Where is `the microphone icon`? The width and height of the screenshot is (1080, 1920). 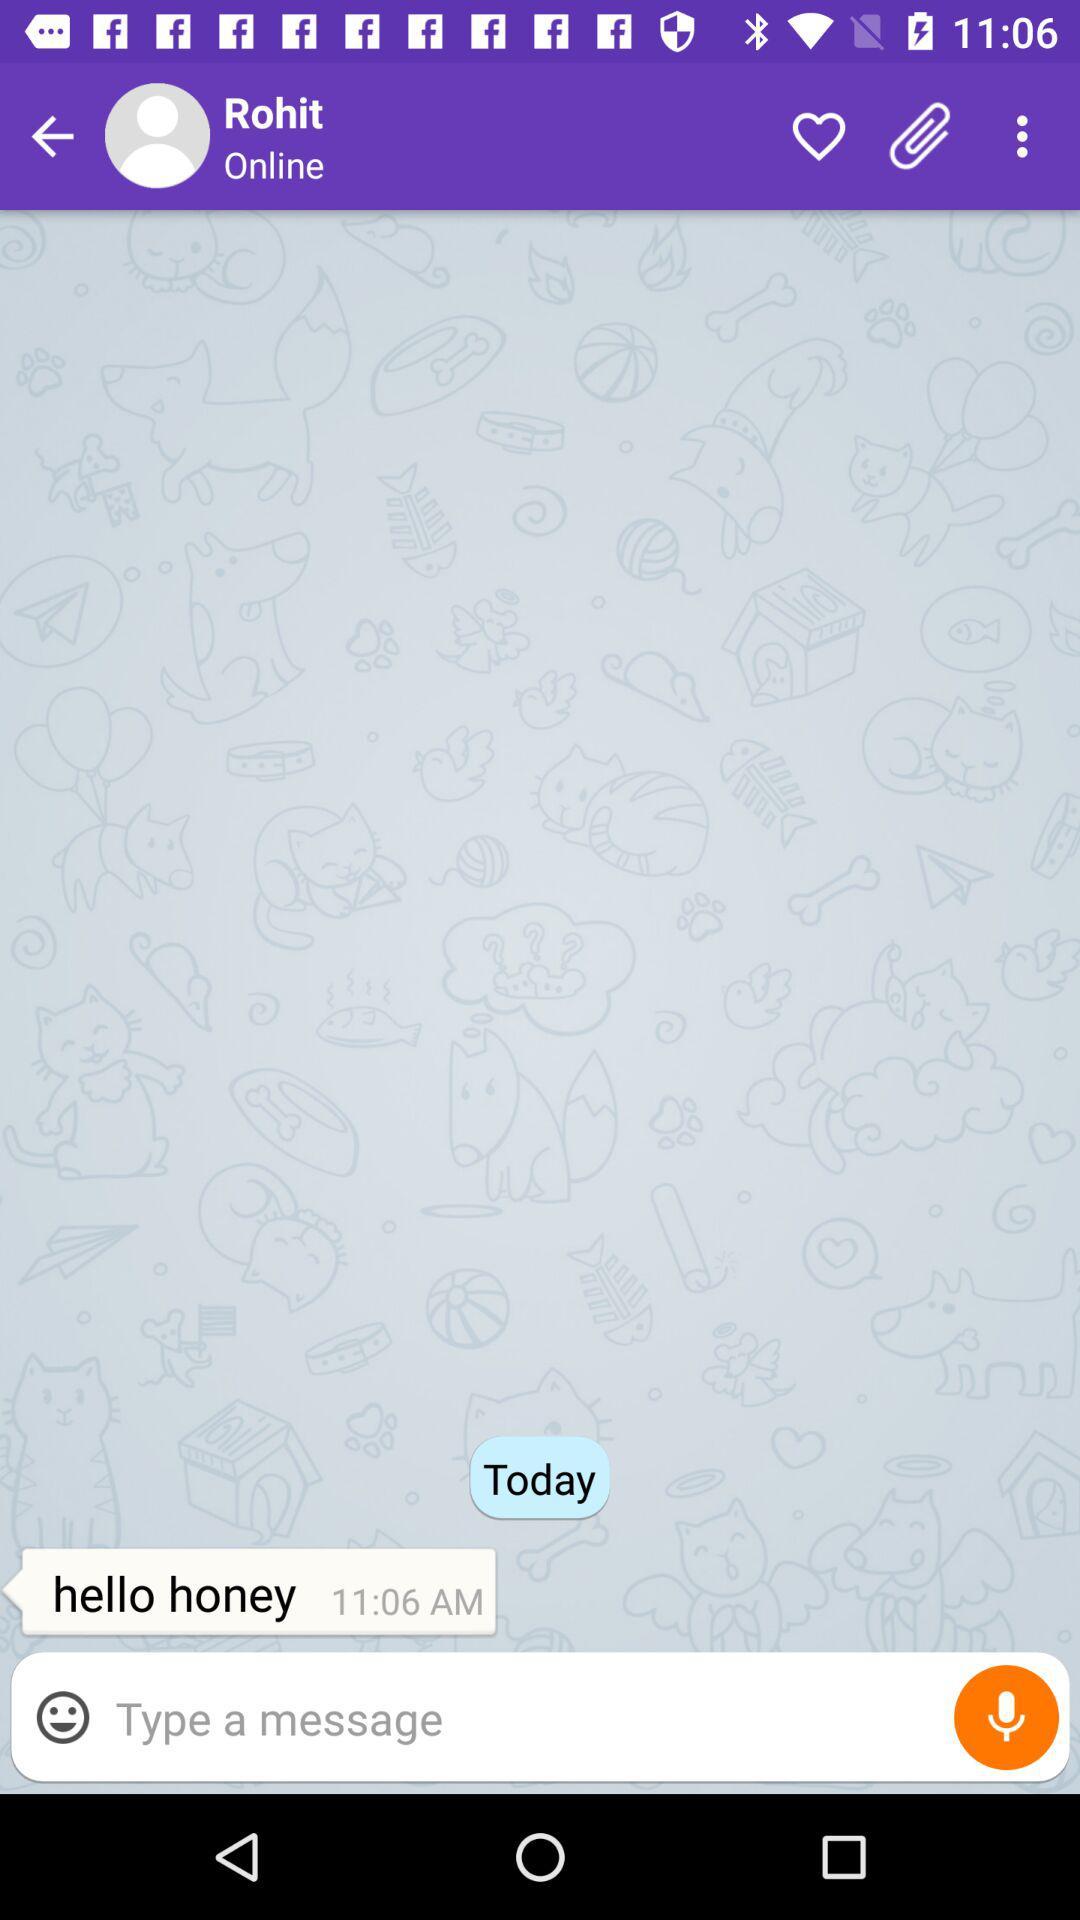 the microphone icon is located at coordinates (1006, 1716).